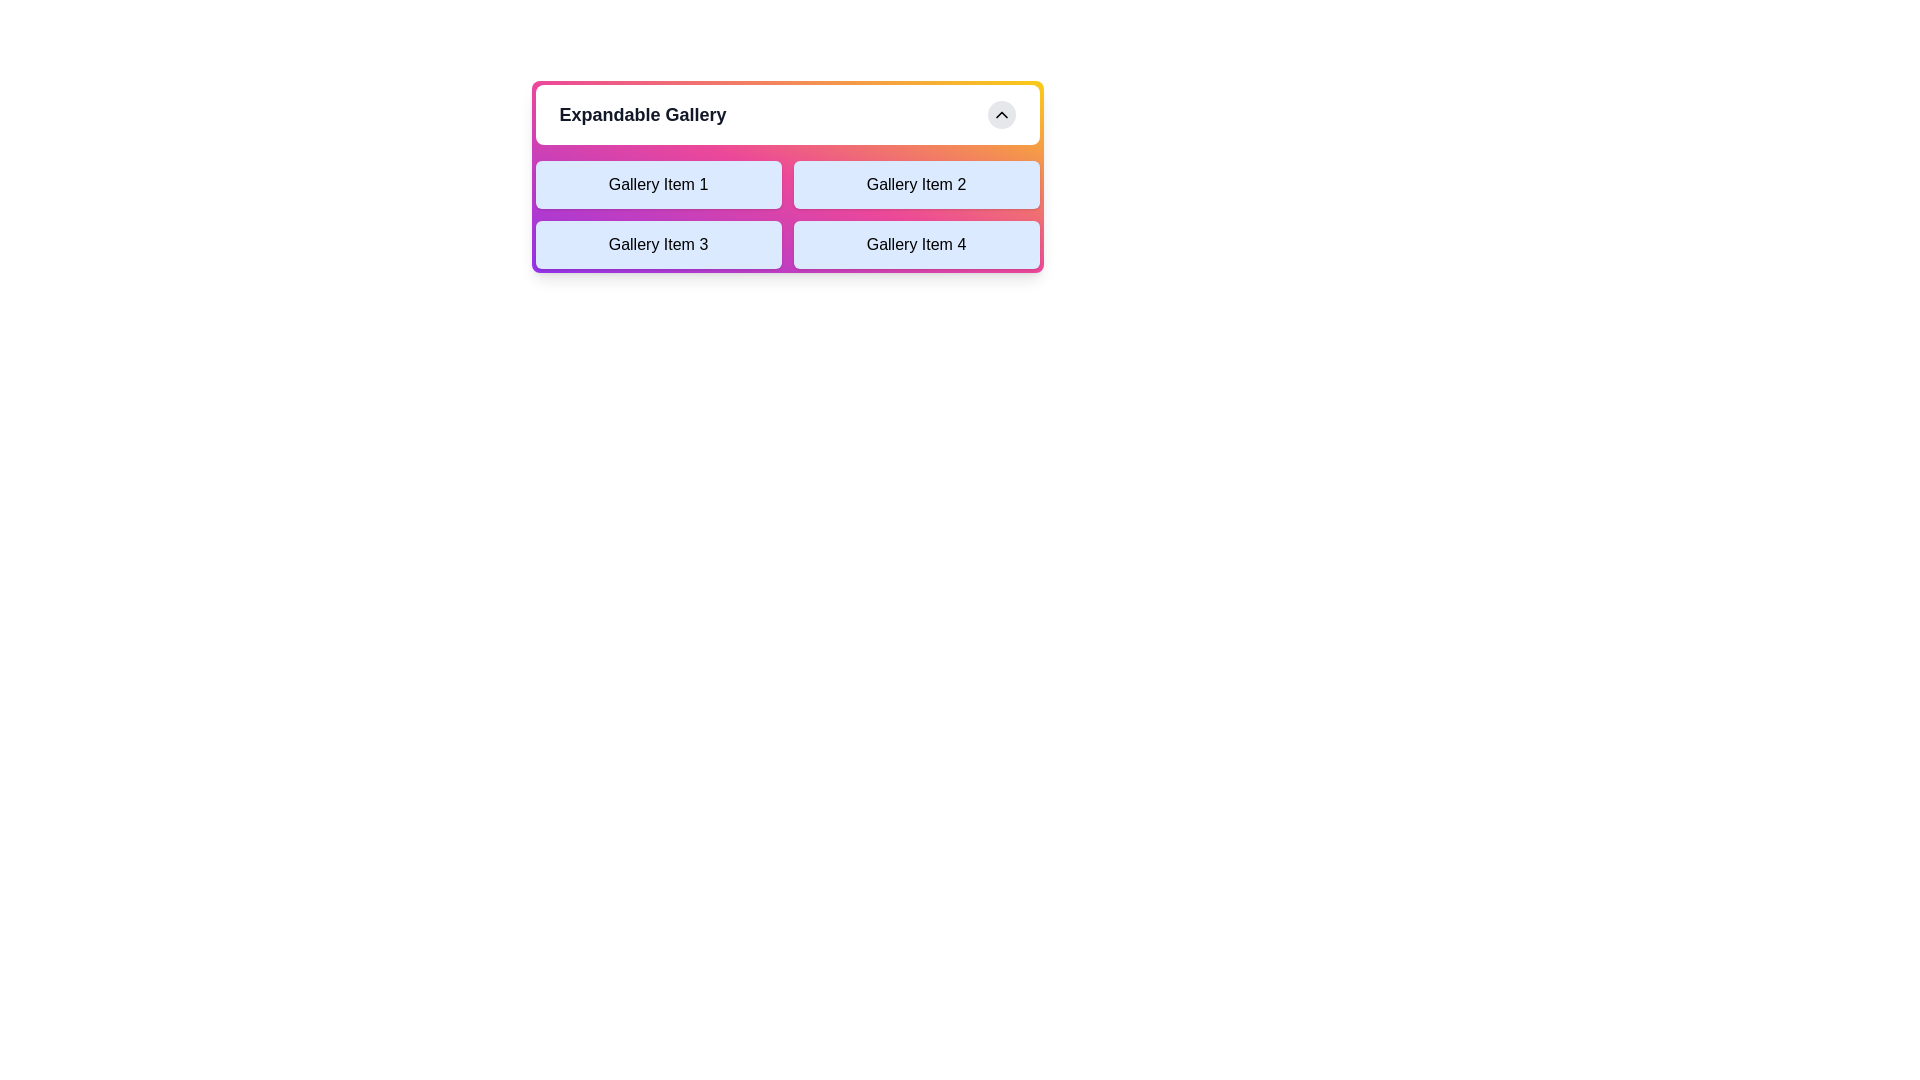  Describe the element at coordinates (915, 244) in the screenshot. I see `the 'Gallery Item 4' button for keyboard navigation by moving the cursor to its center point` at that location.